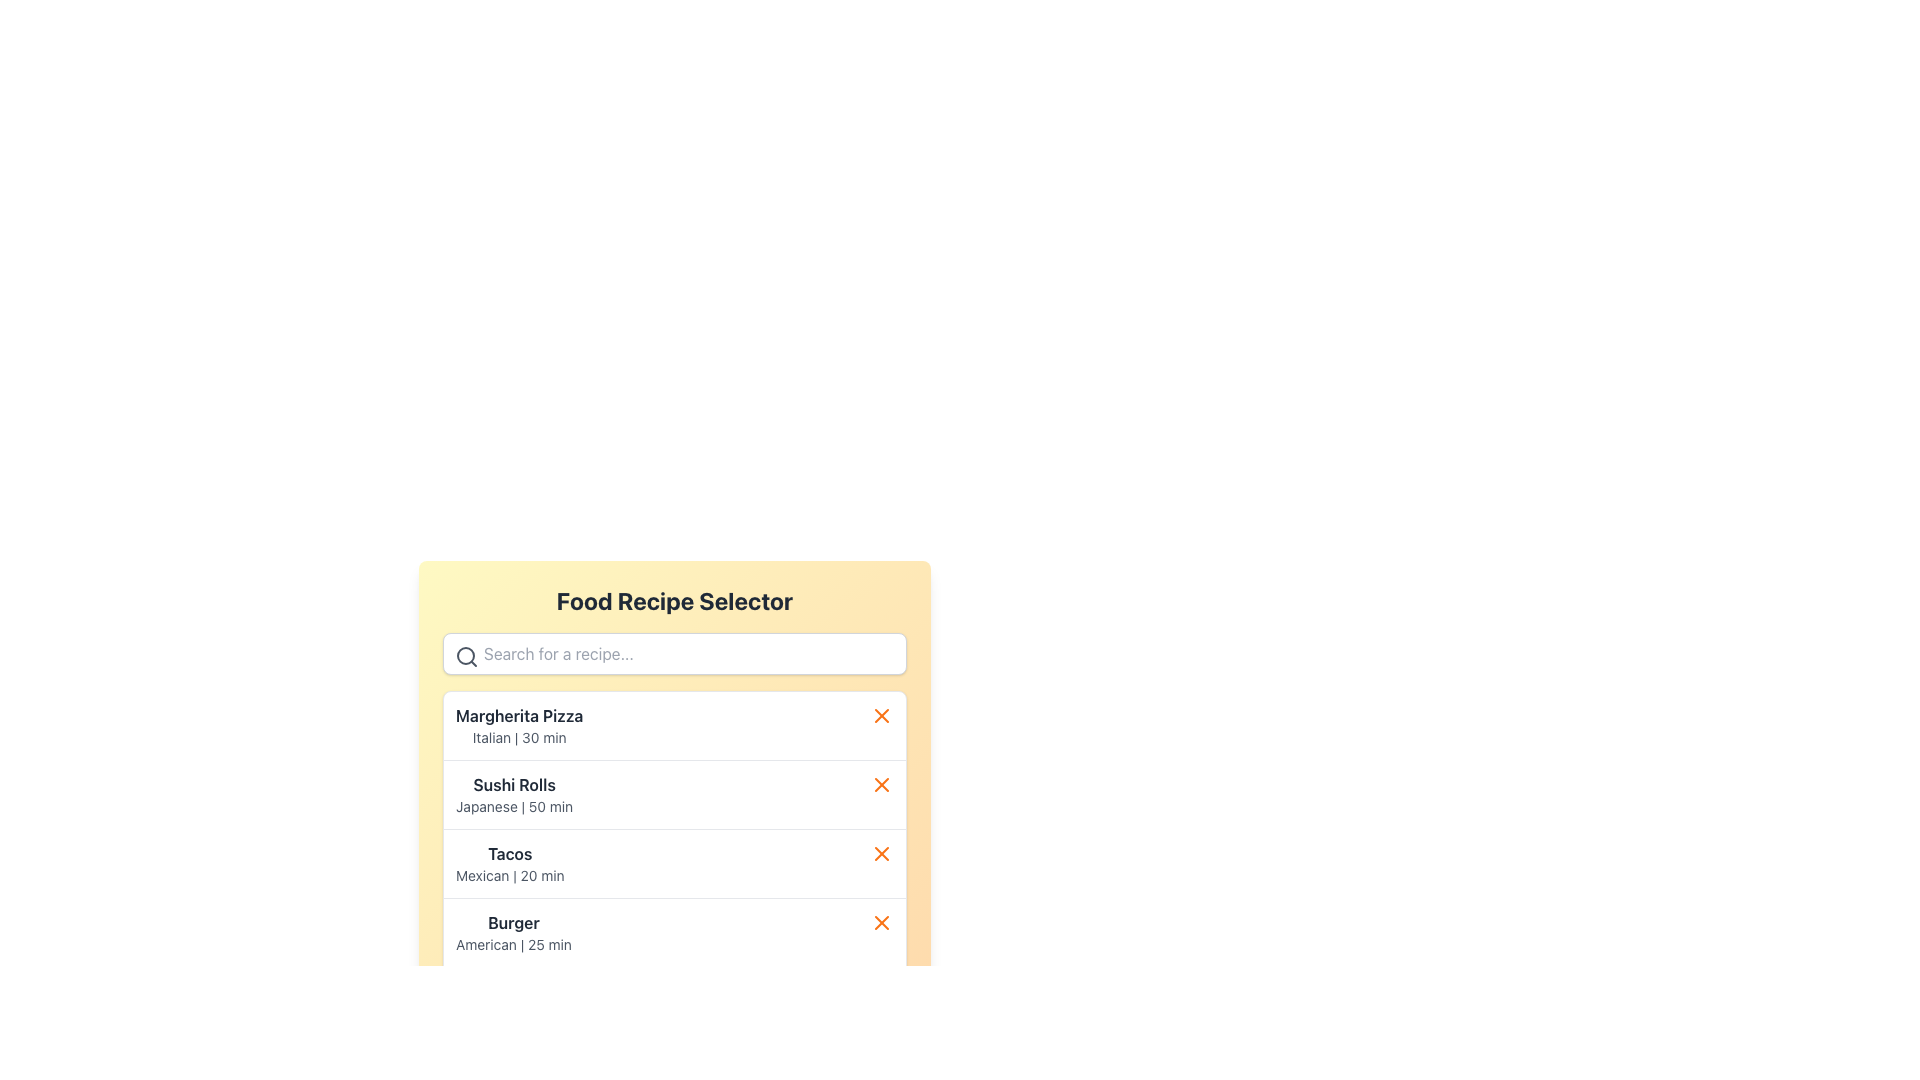  What do you see at coordinates (514, 805) in the screenshot?
I see `the text label indicating the cuisine type (Japanese) and estimated preparation time (50 minutes) located below the title 'Sushi Rolls' in the 'Food Recipe Selector' interface` at bounding box center [514, 805].